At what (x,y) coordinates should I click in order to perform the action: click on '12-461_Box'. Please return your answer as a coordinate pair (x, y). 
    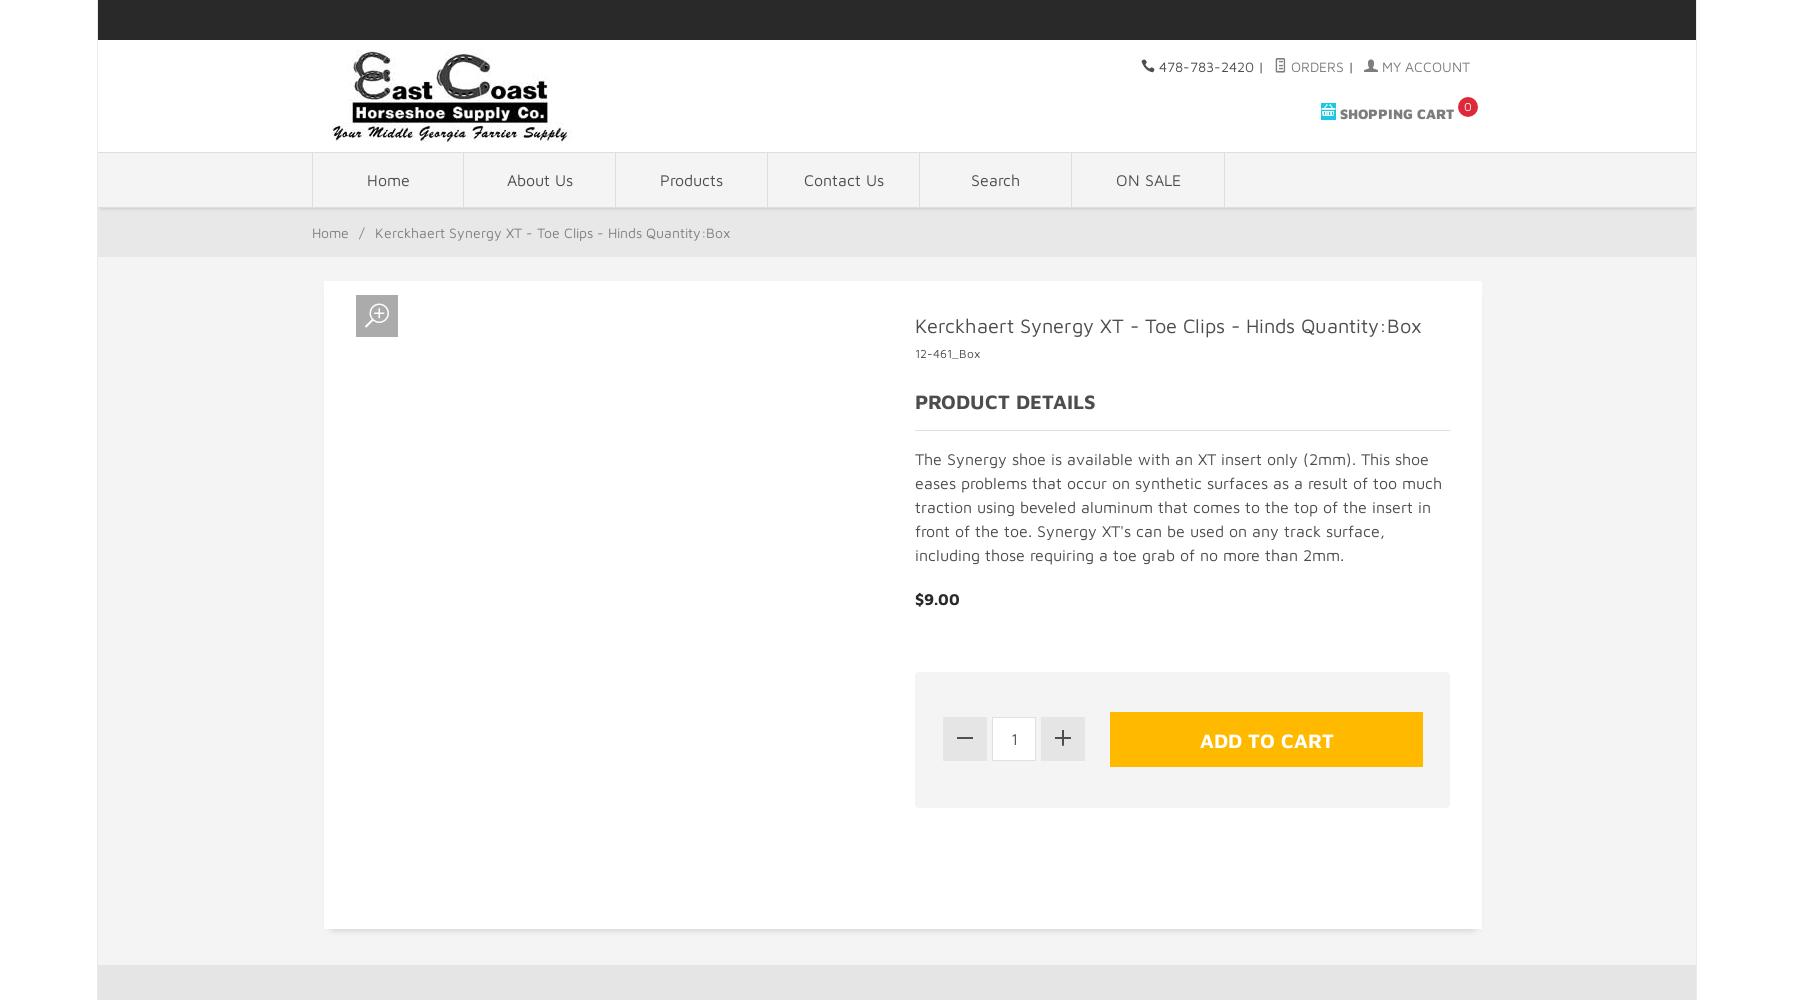
    Looking at the image, I should click on (946, 351).